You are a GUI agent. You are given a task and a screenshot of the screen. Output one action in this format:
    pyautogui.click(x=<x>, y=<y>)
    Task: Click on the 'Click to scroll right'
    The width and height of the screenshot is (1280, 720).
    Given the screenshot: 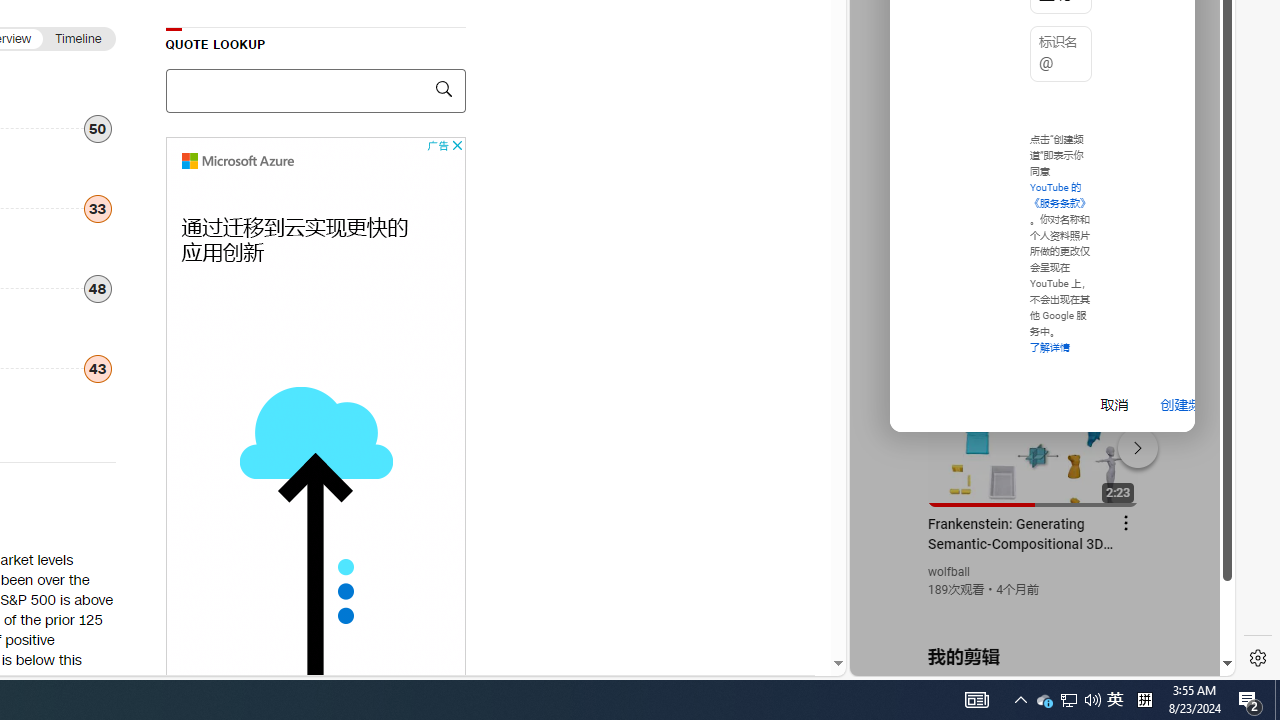 What is the action you would take?
    pyautogui.click(x=1196, y=82)
    